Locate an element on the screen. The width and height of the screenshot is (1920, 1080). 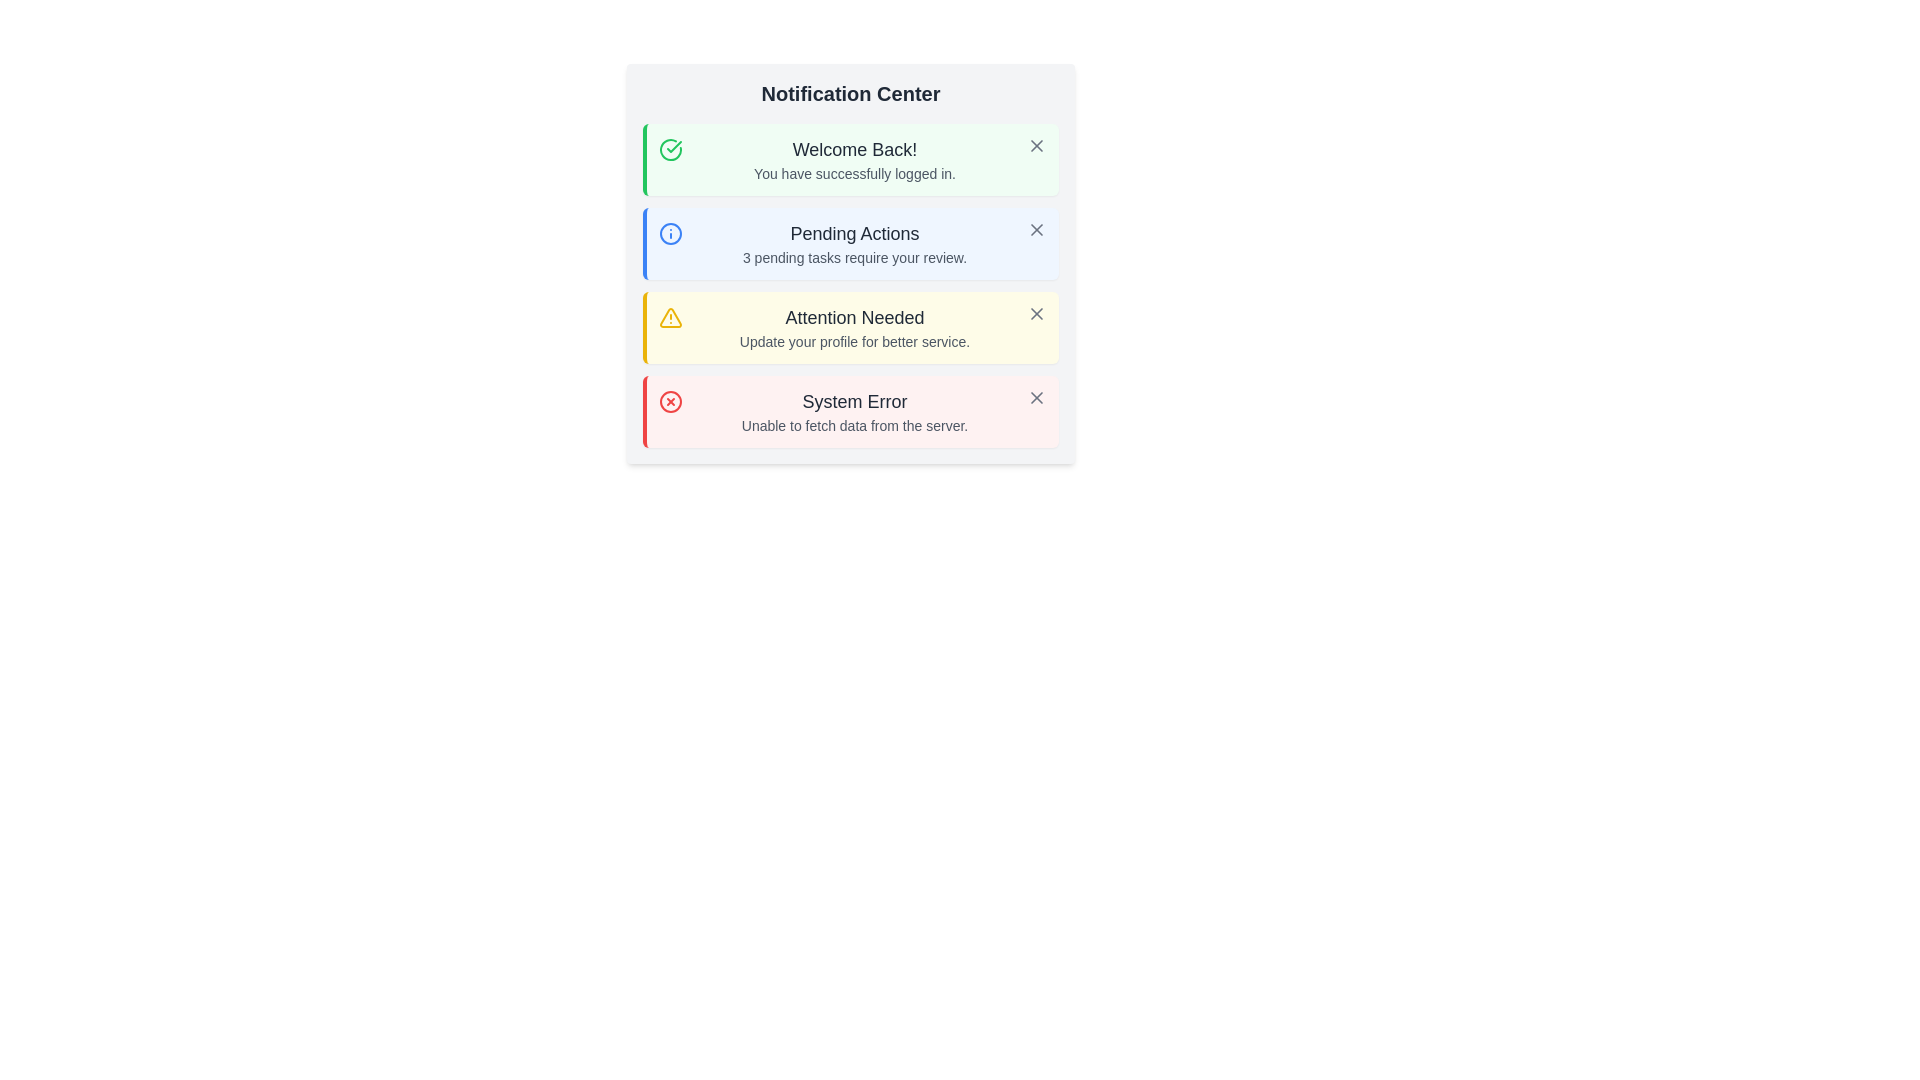
the close icon button located in the top-right corner of the 'Welcome Back!' notification item is located at coordinates (1036, 145).